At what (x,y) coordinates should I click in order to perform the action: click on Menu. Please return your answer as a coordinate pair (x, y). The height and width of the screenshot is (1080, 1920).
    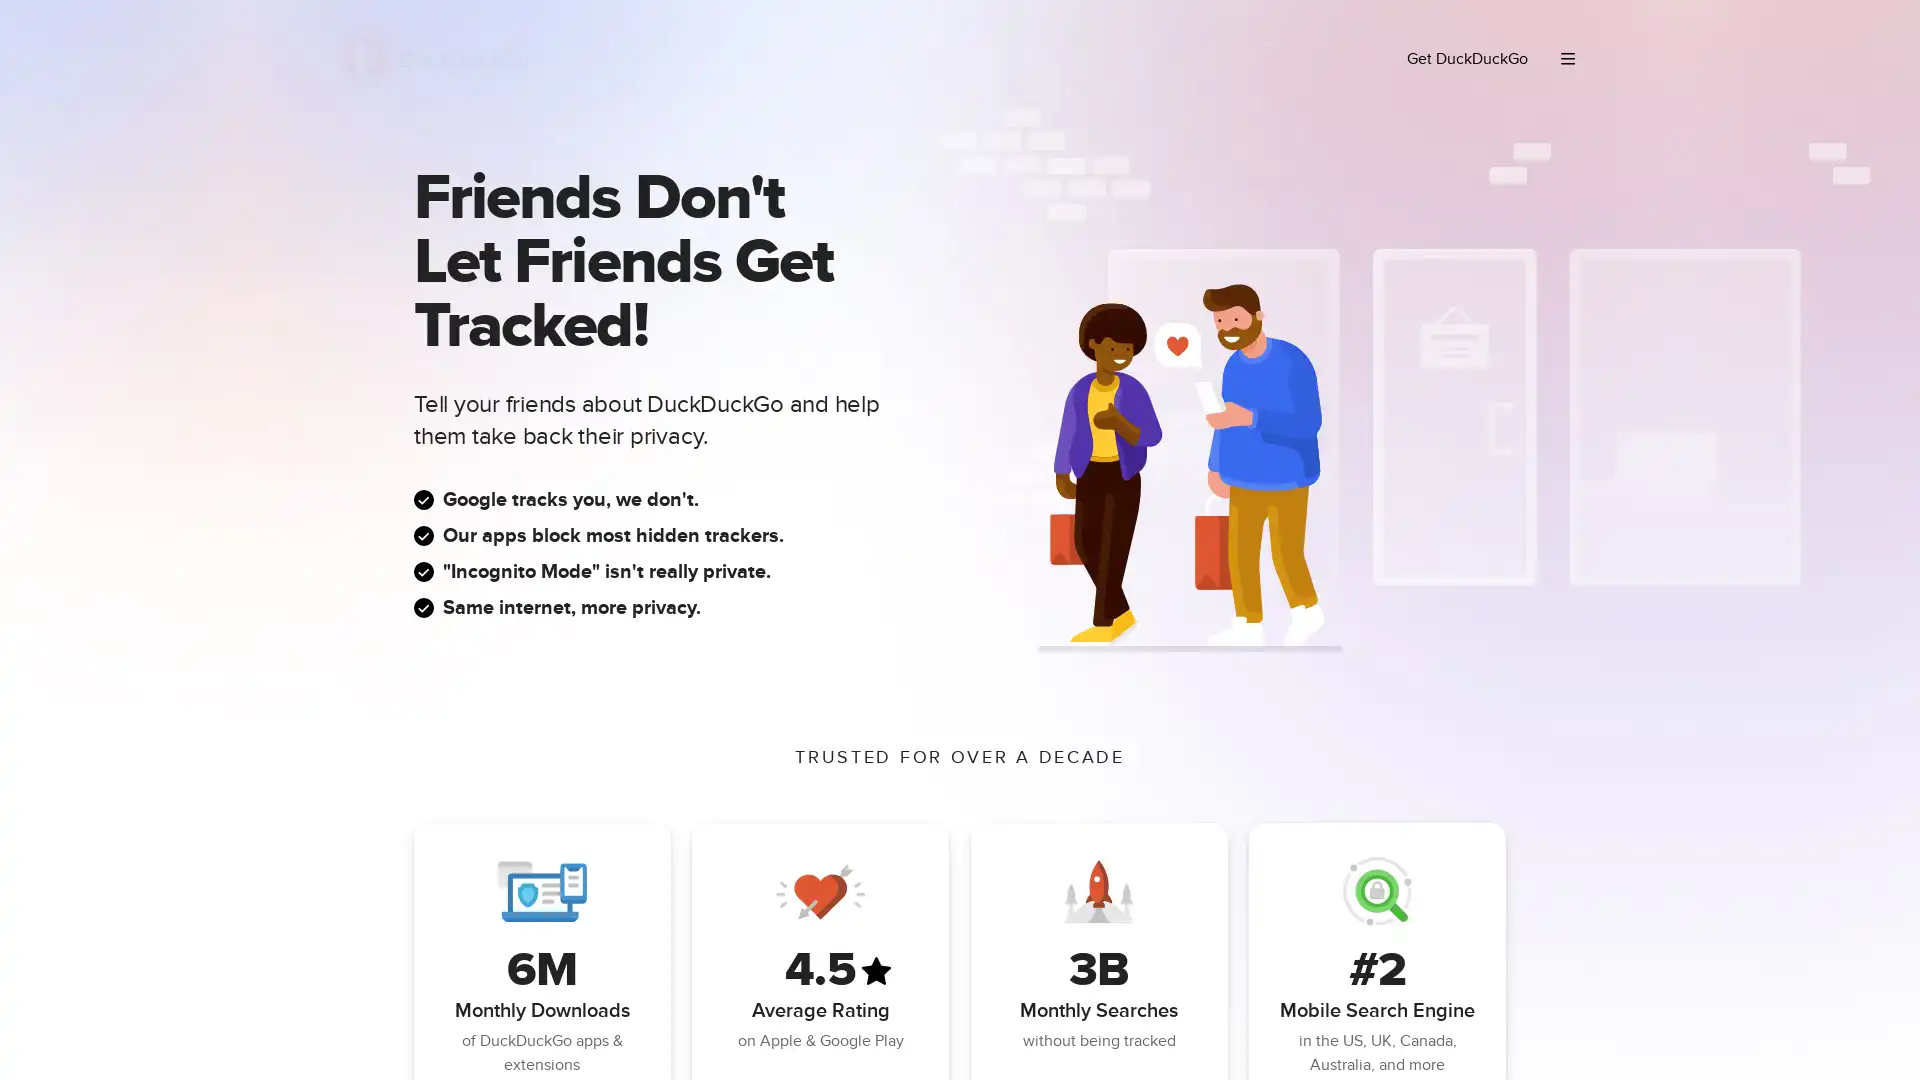
    Looking at the image, I should click on (1567, 56).